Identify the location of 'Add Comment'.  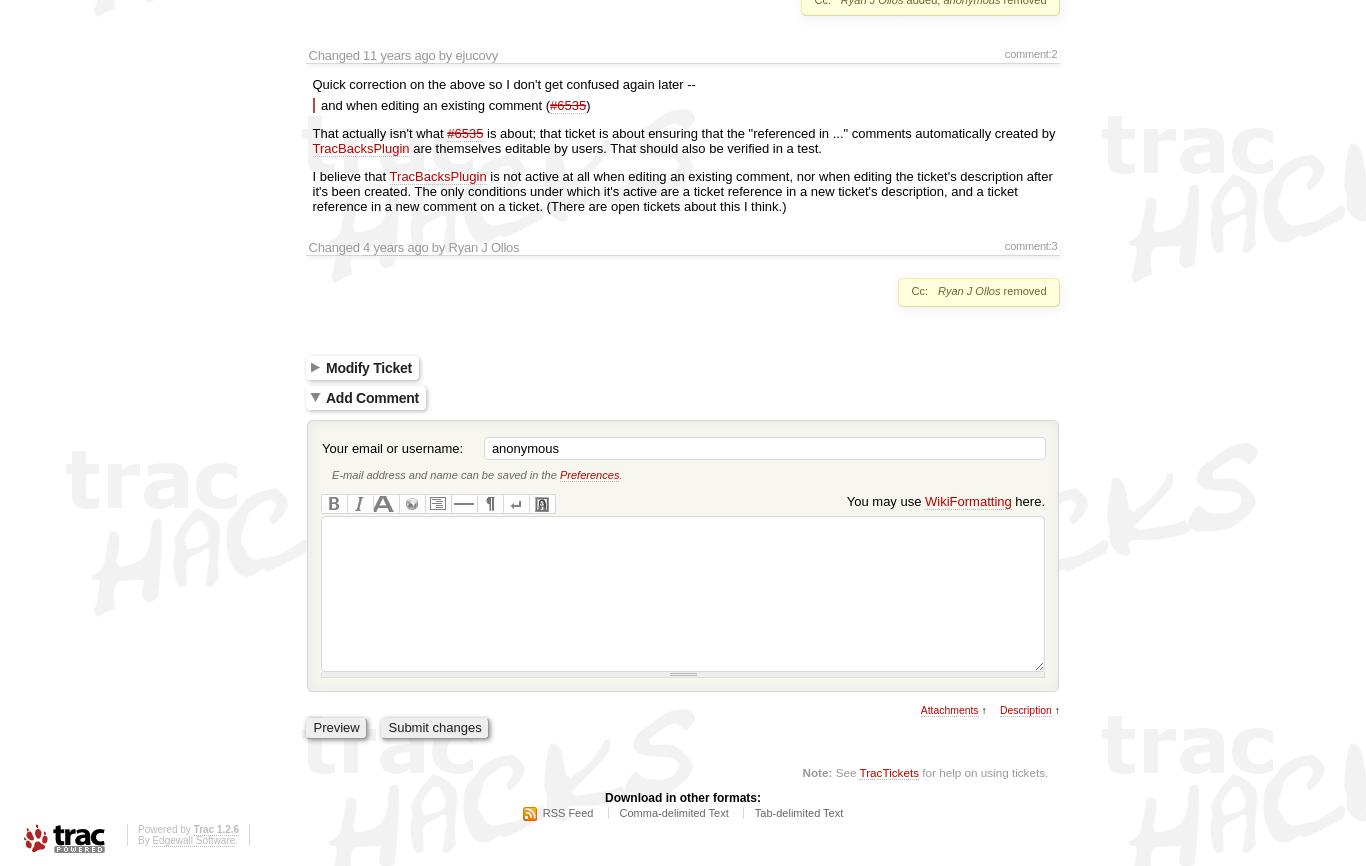
(326, 395).